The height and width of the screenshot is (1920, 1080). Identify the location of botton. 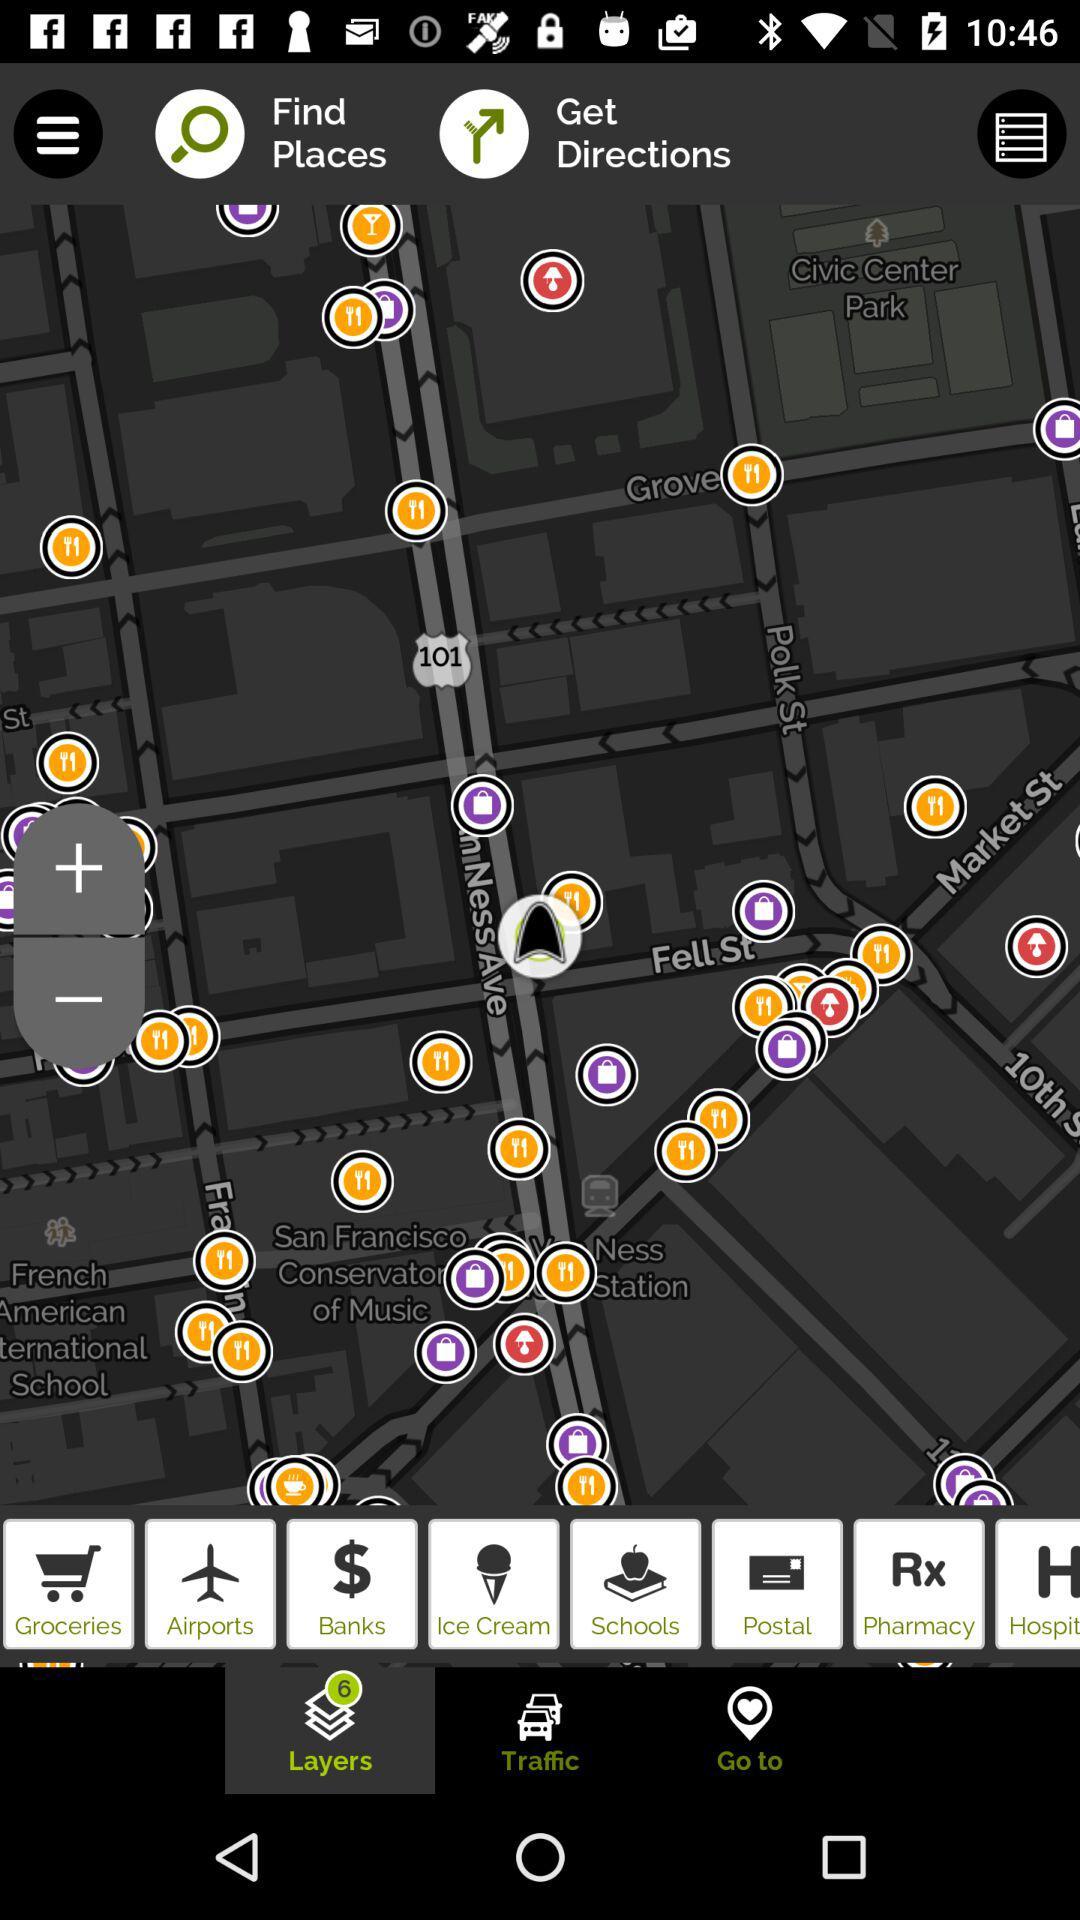
(78, 1003).